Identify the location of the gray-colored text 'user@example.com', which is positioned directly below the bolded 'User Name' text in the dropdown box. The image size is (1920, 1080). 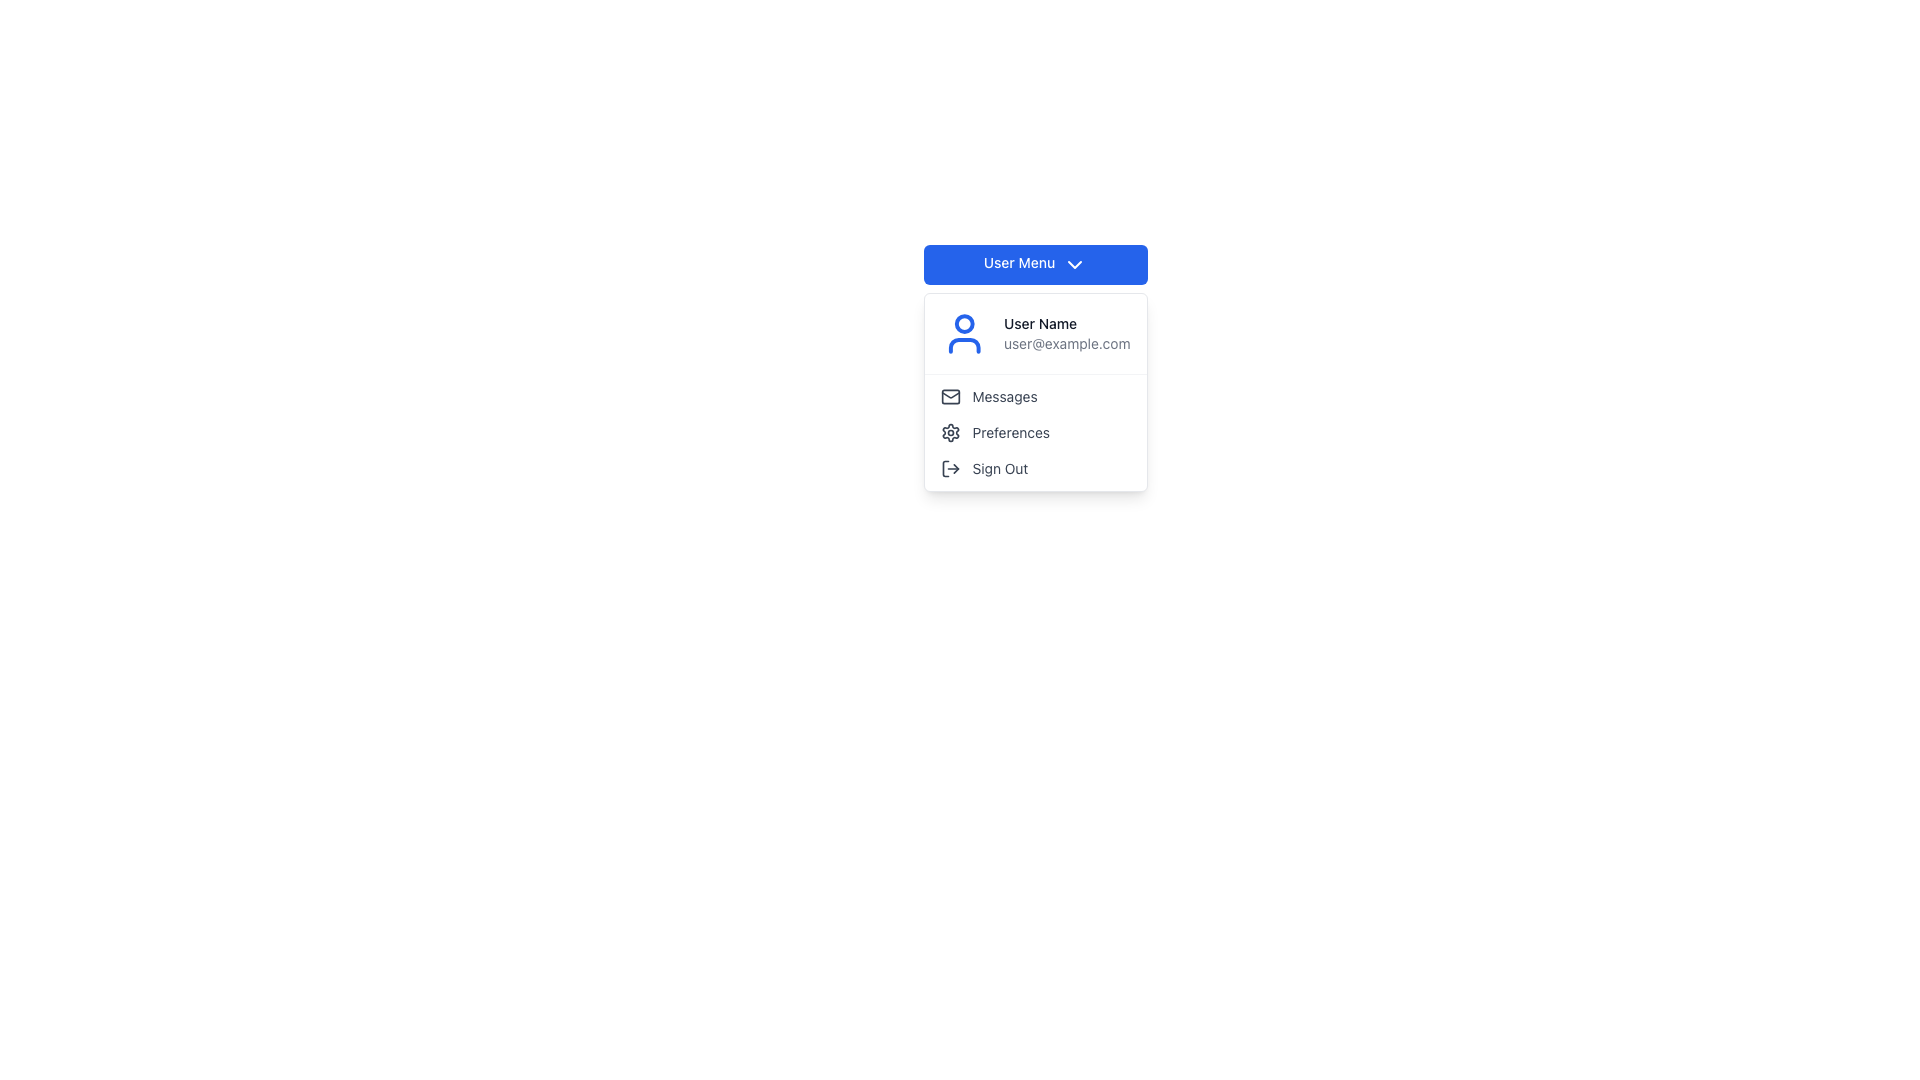
(1066, 342).